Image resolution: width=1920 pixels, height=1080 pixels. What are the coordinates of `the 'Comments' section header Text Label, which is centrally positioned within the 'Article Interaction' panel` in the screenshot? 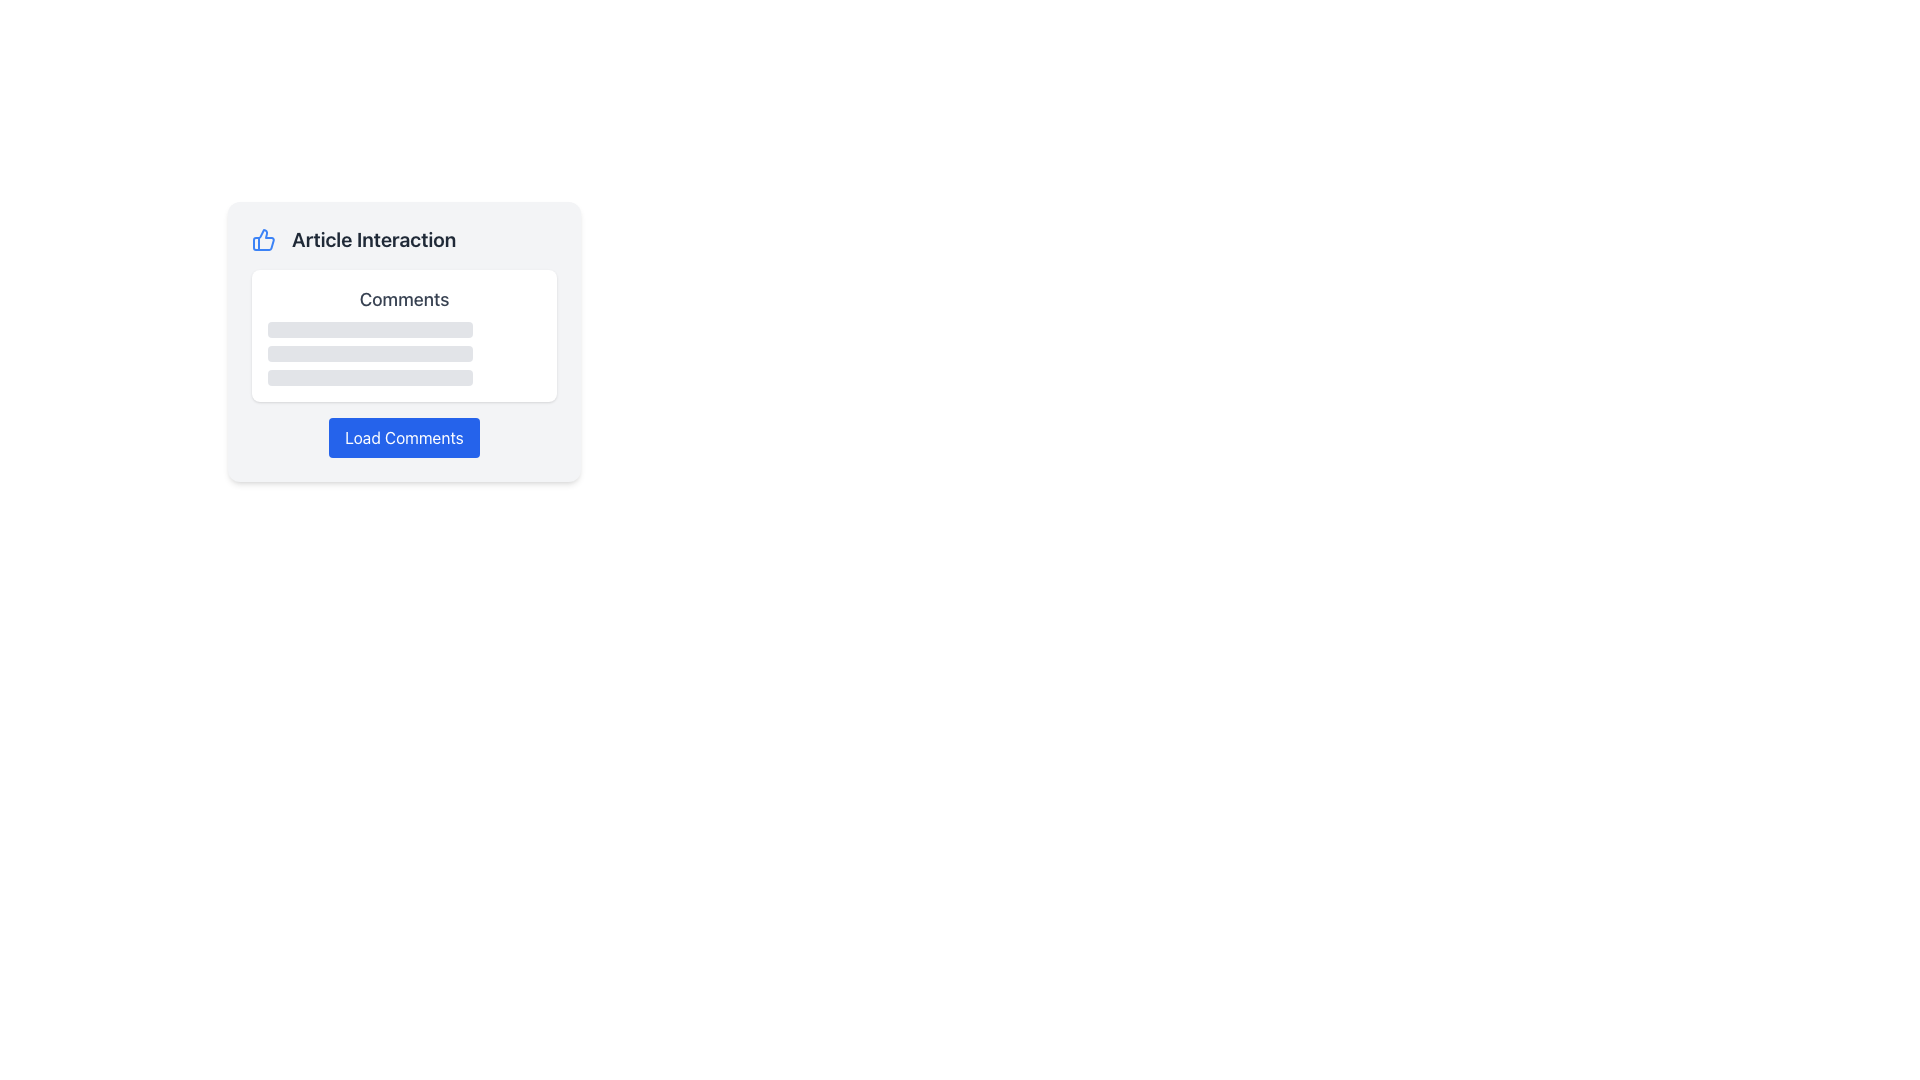 It's located at (403, 300).